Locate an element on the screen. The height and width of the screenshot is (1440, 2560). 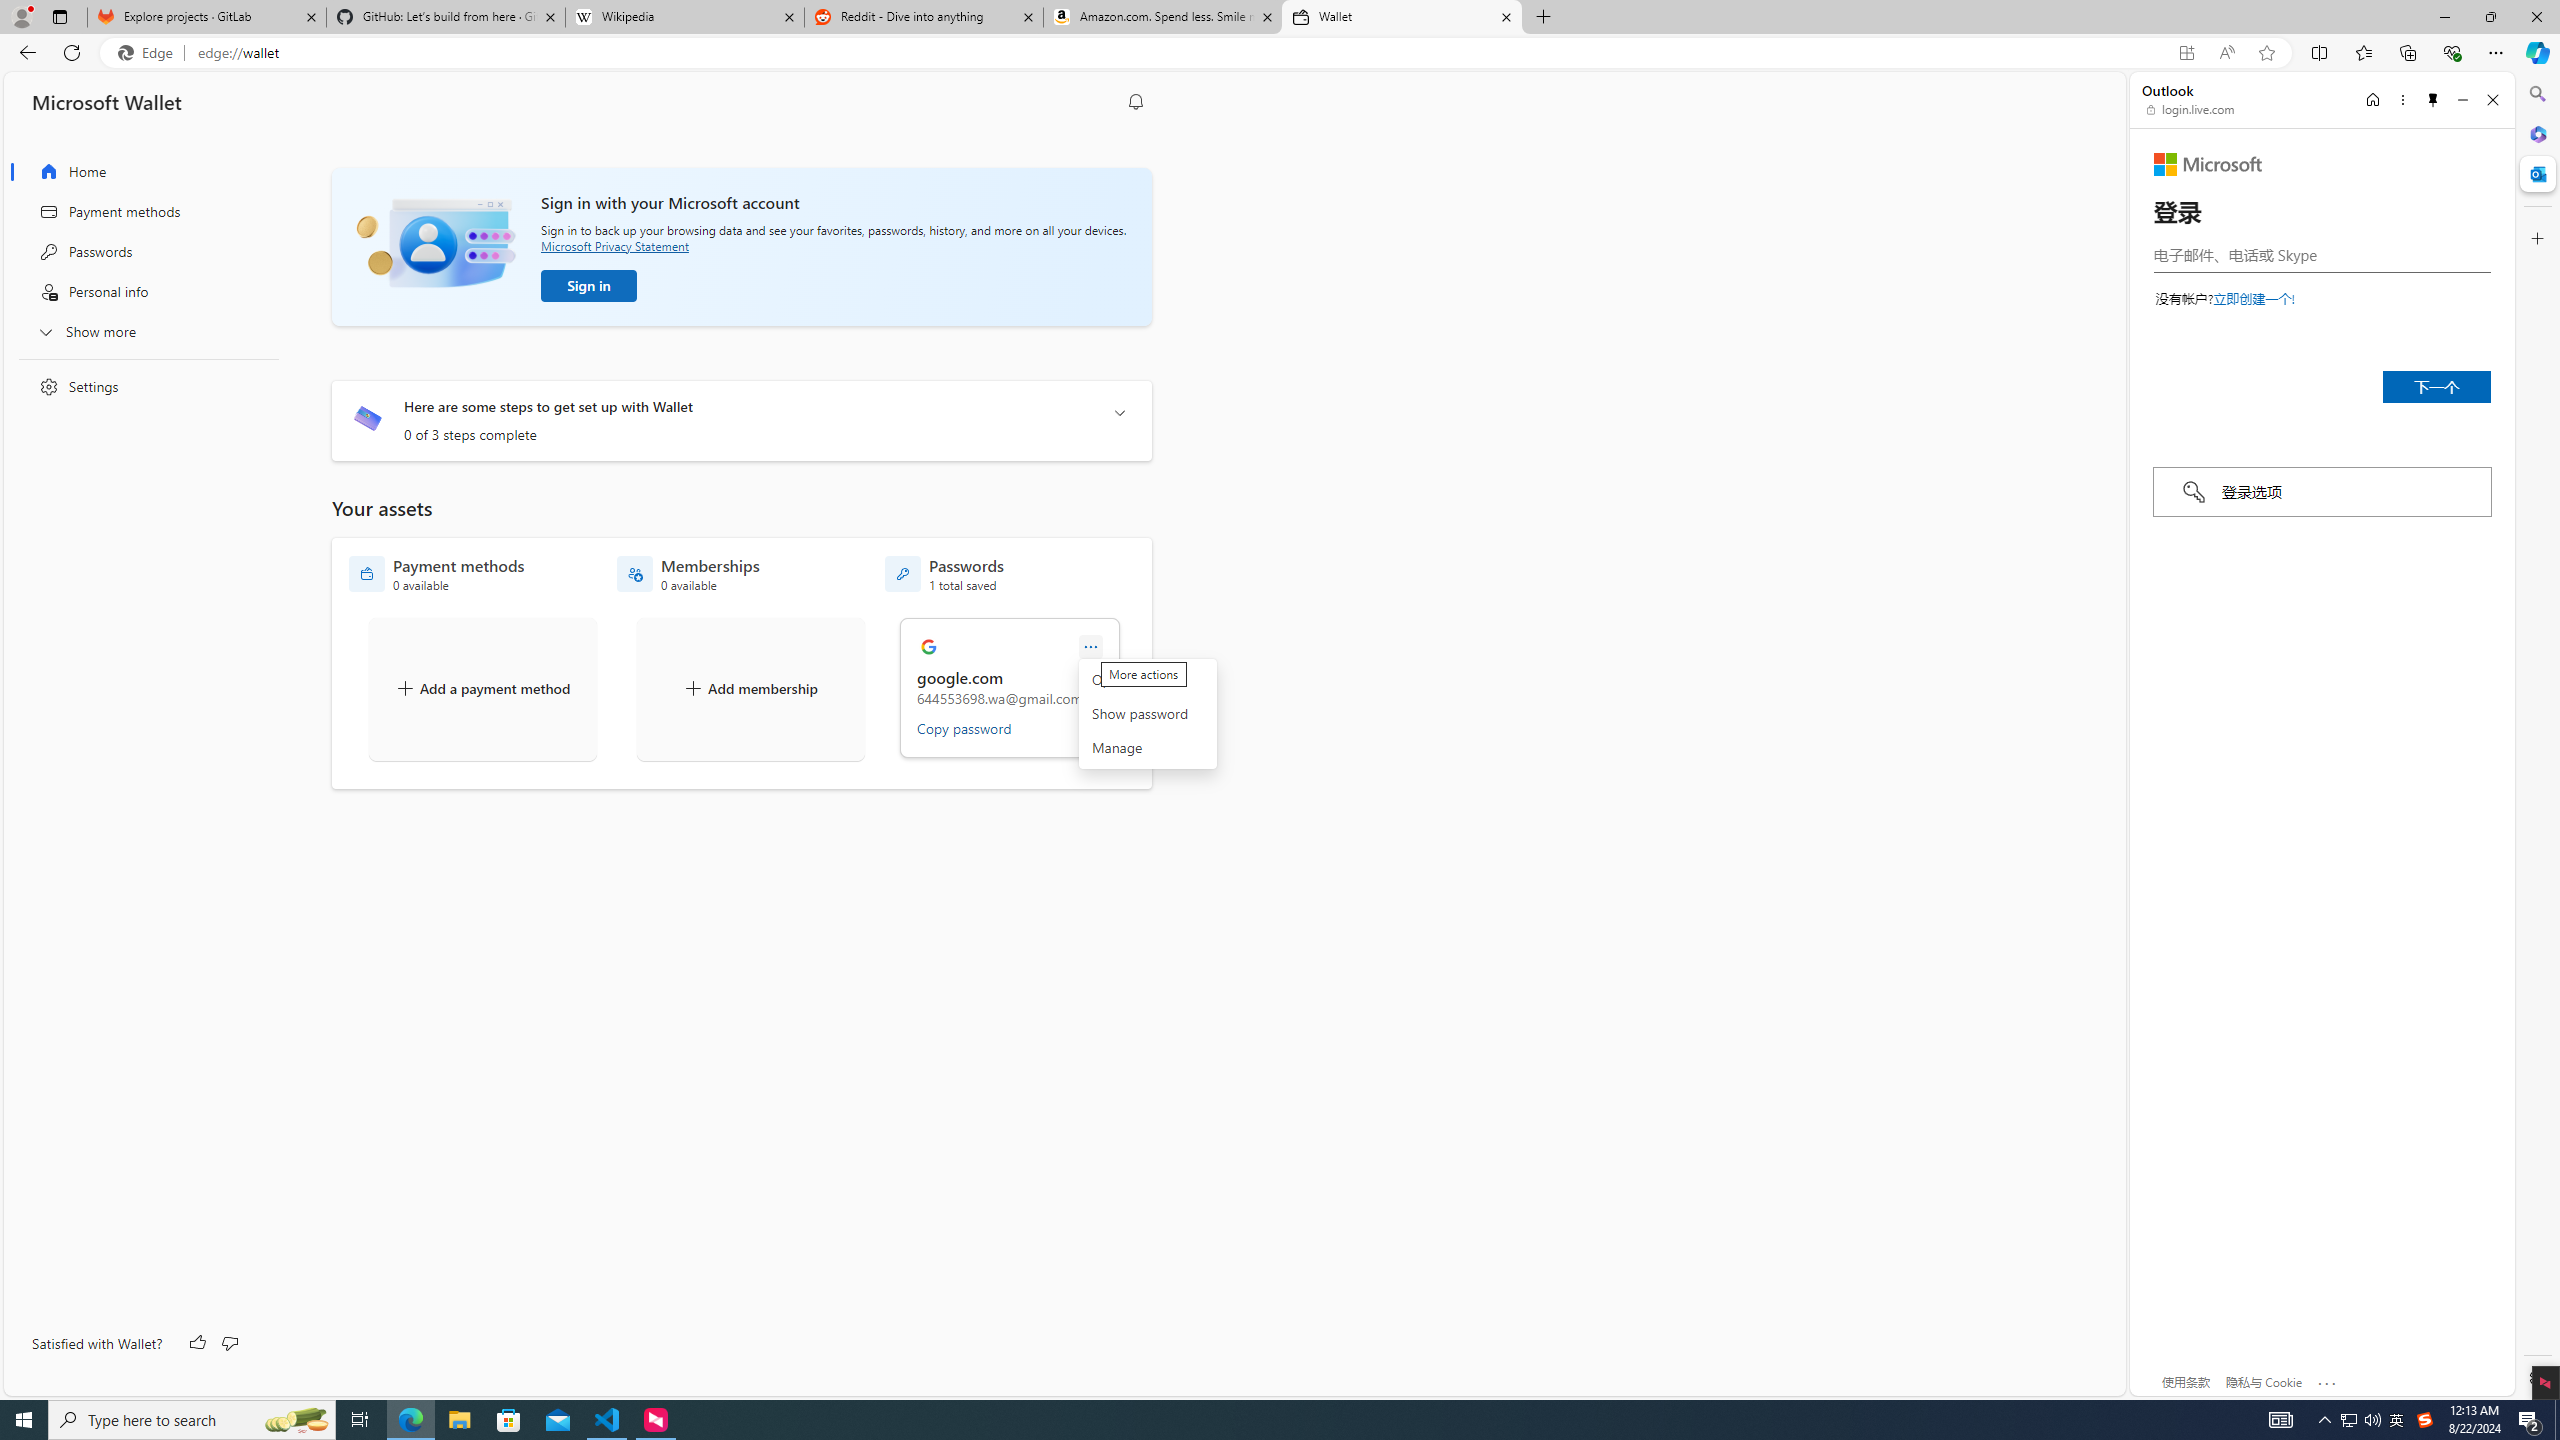
'Payment methods - 0 available' is located at coordinates (436, 574).